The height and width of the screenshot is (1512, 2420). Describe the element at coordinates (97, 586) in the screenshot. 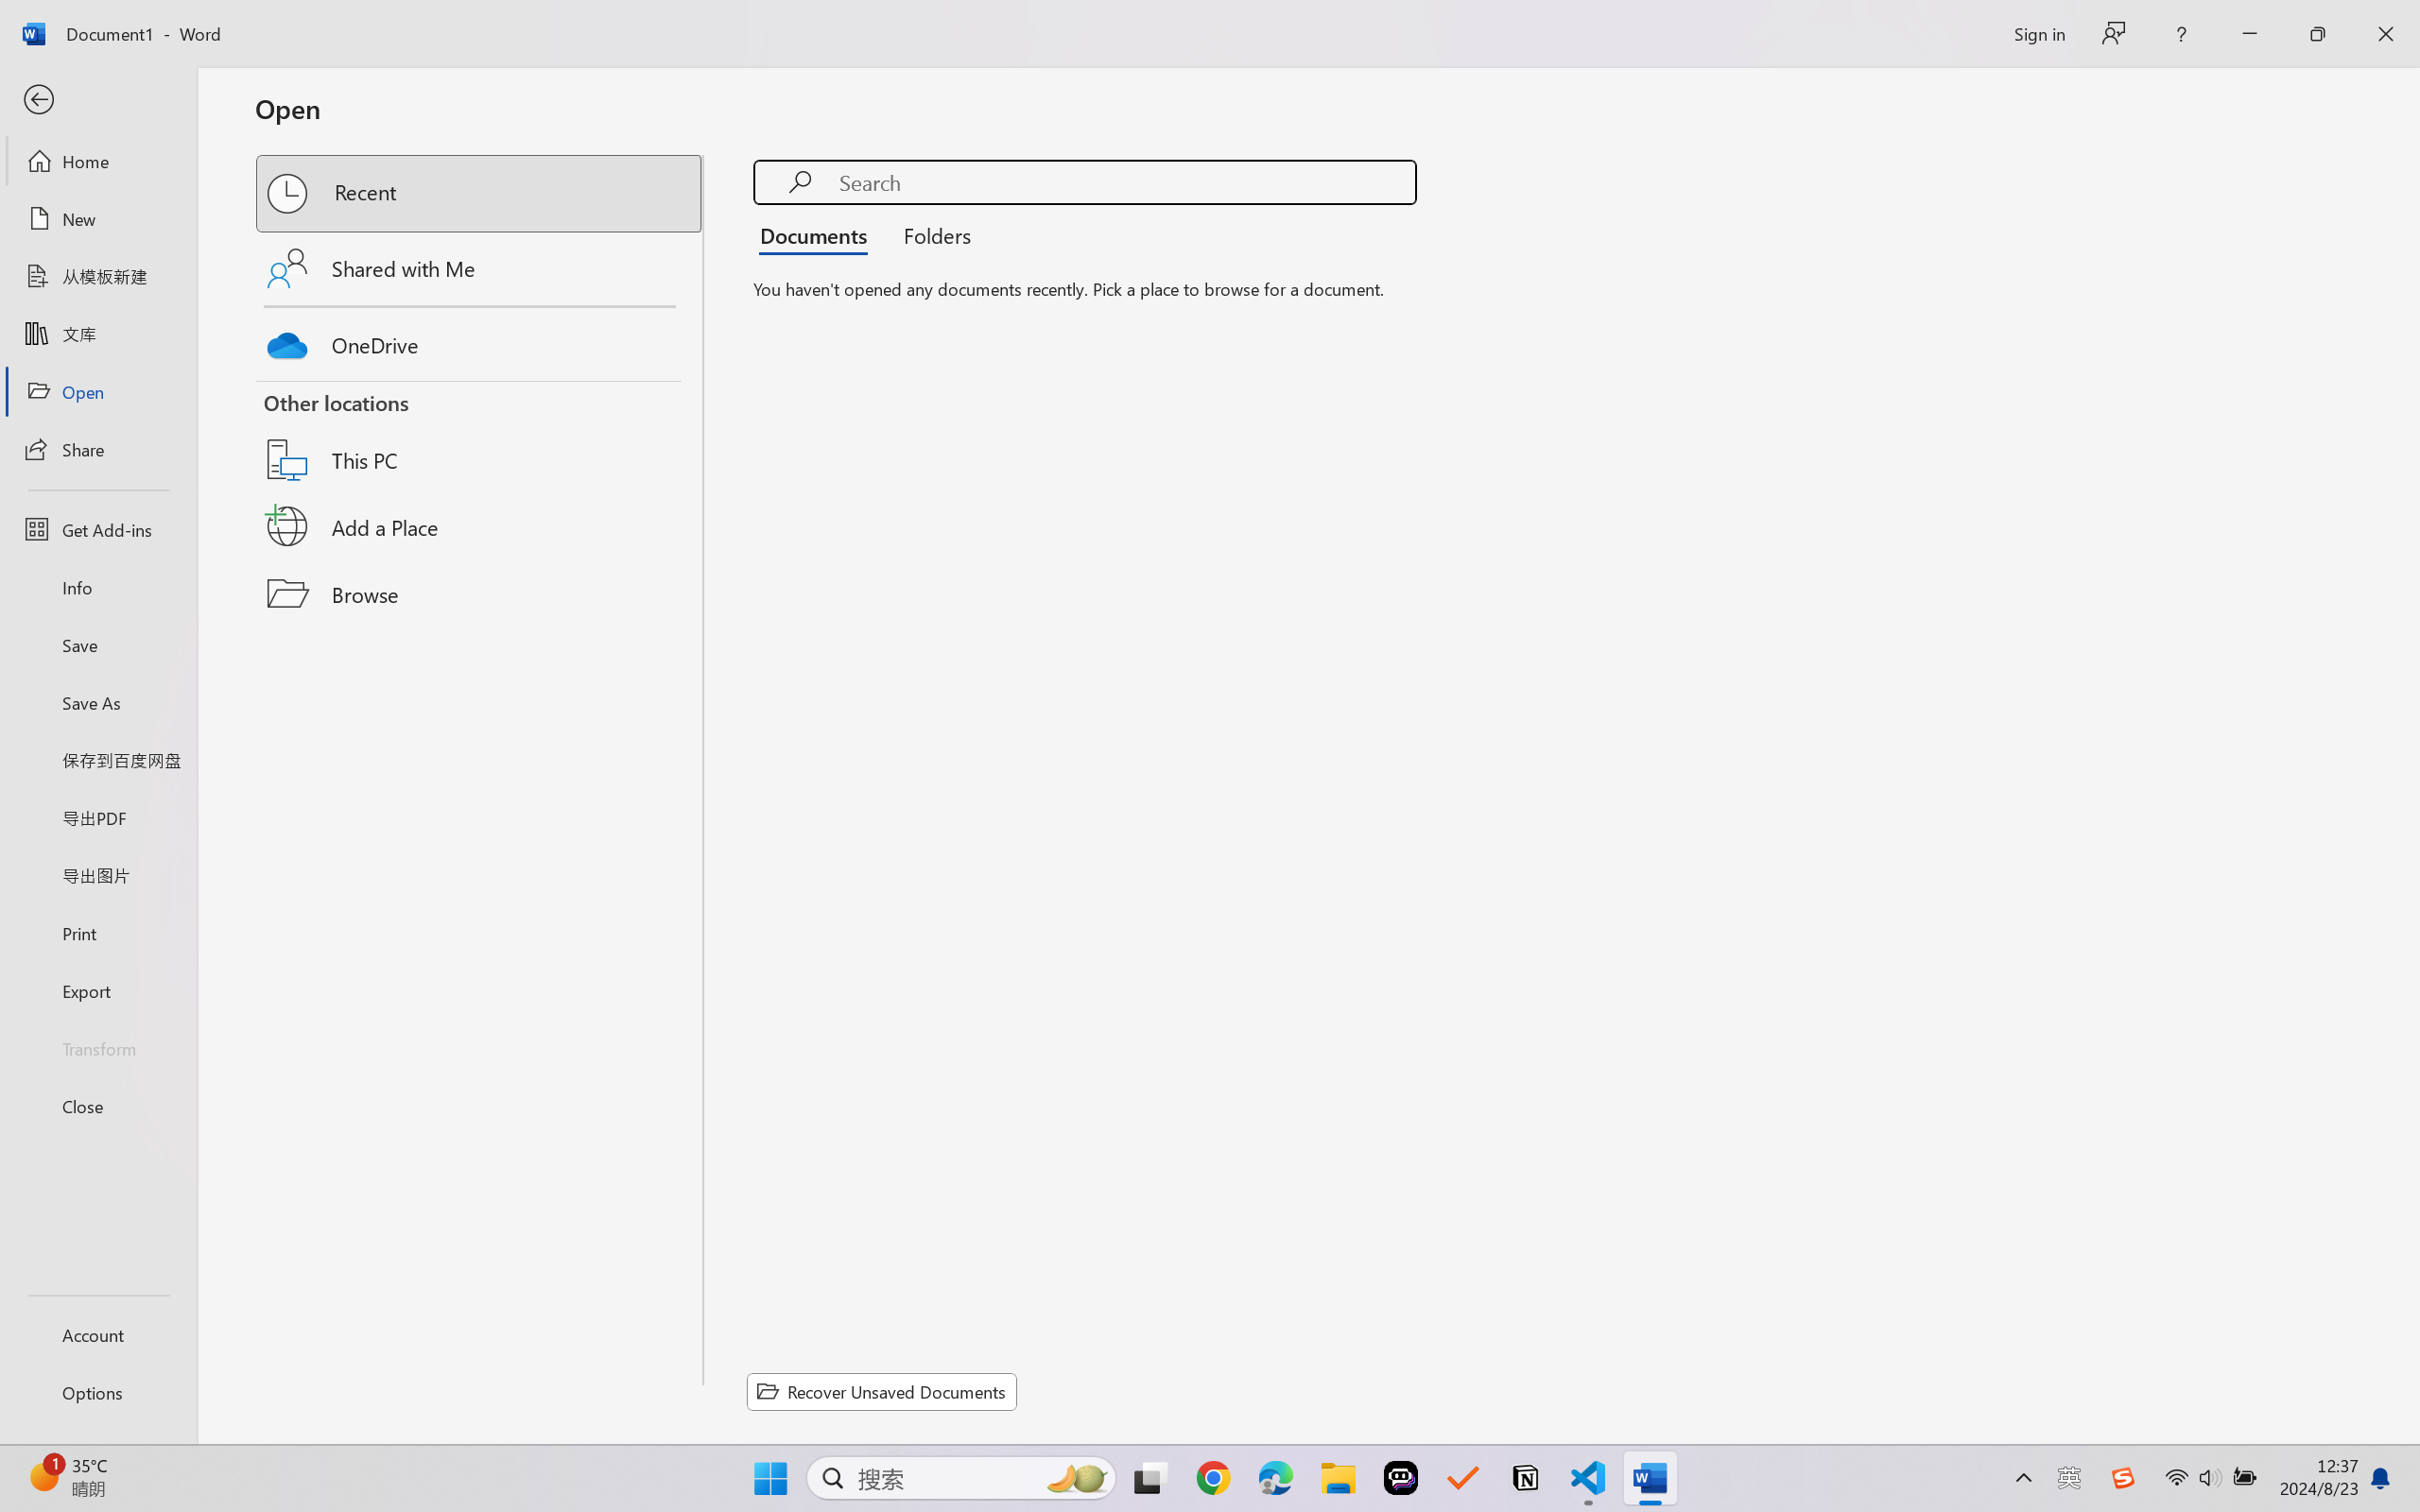

I see `'Info'` at that location.